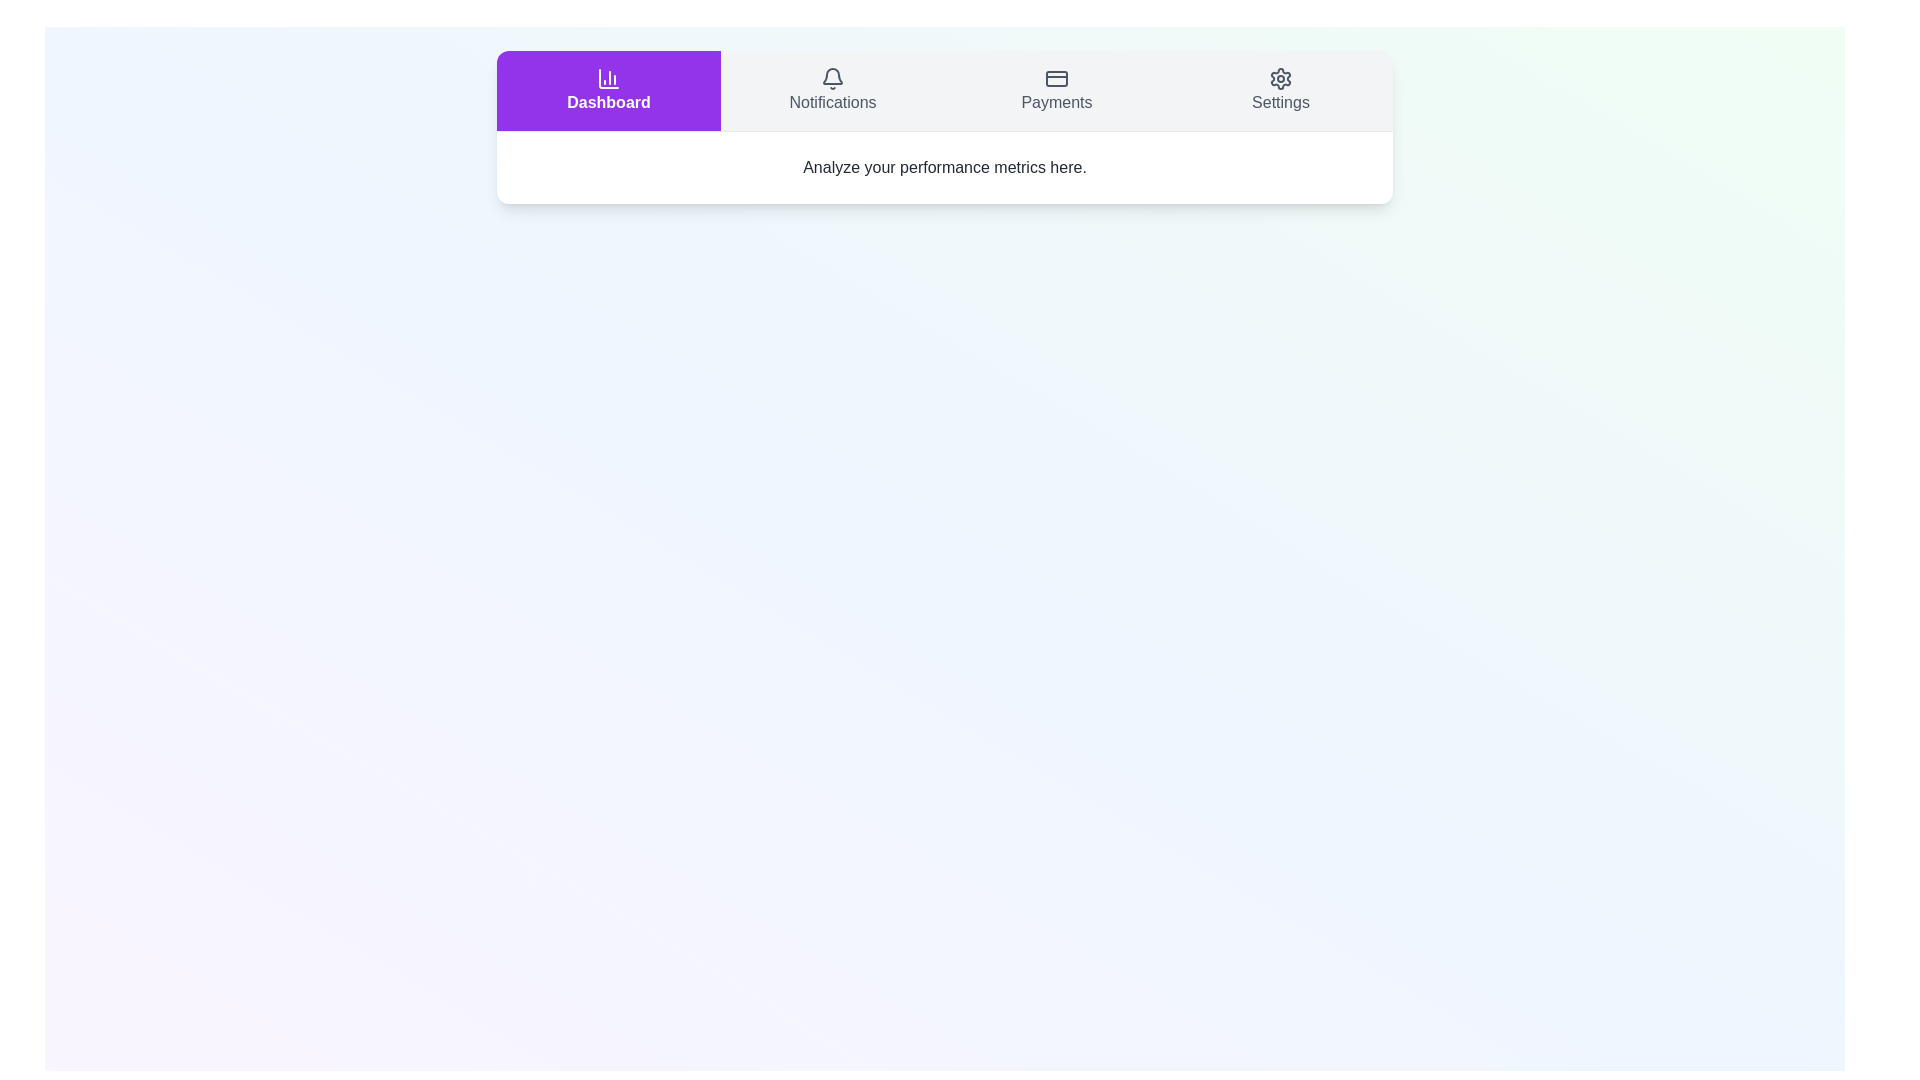 This screenshot has width=1920, height=1080. Describe the element at coordinates (833, 91) in the screenshot. I see `the Notifications tab to select it` at that location.